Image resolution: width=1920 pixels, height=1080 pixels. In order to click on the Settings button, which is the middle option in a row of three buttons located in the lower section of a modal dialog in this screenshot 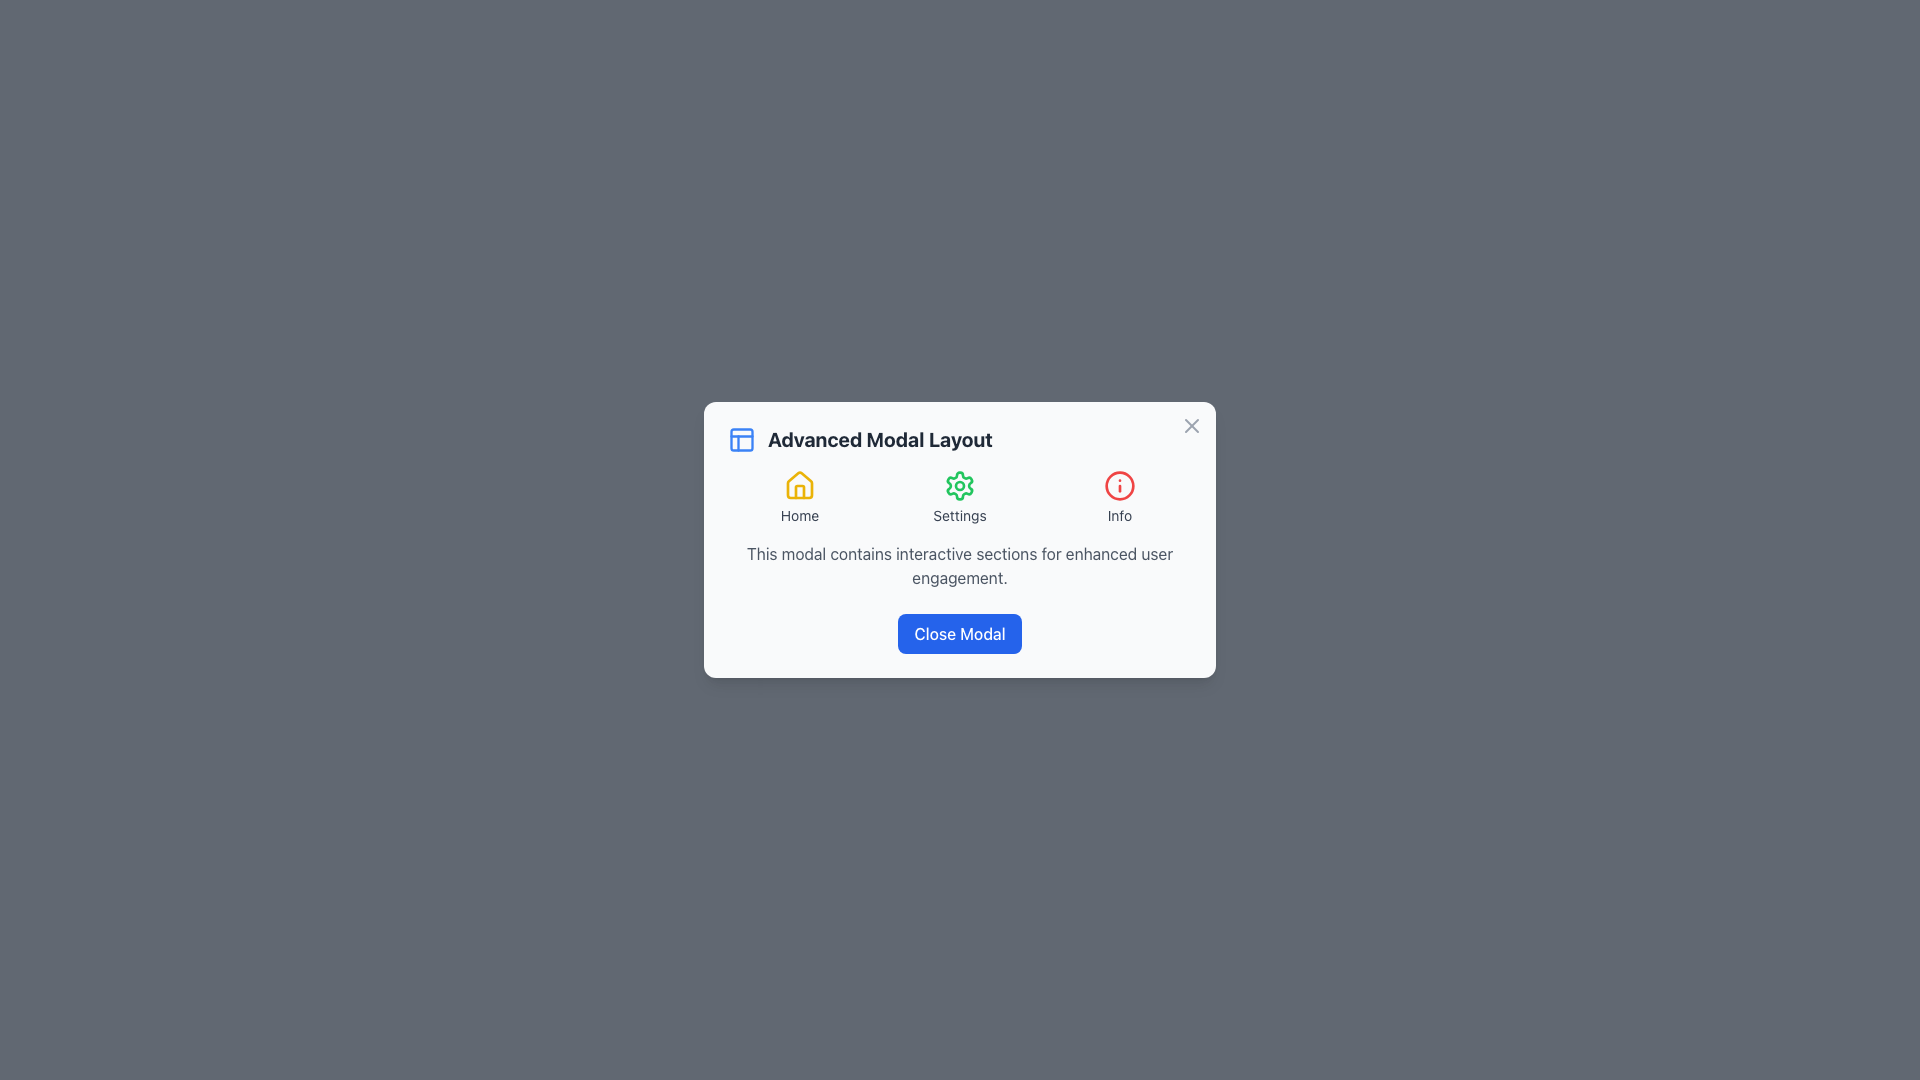, I will do `click(960, 496)`.